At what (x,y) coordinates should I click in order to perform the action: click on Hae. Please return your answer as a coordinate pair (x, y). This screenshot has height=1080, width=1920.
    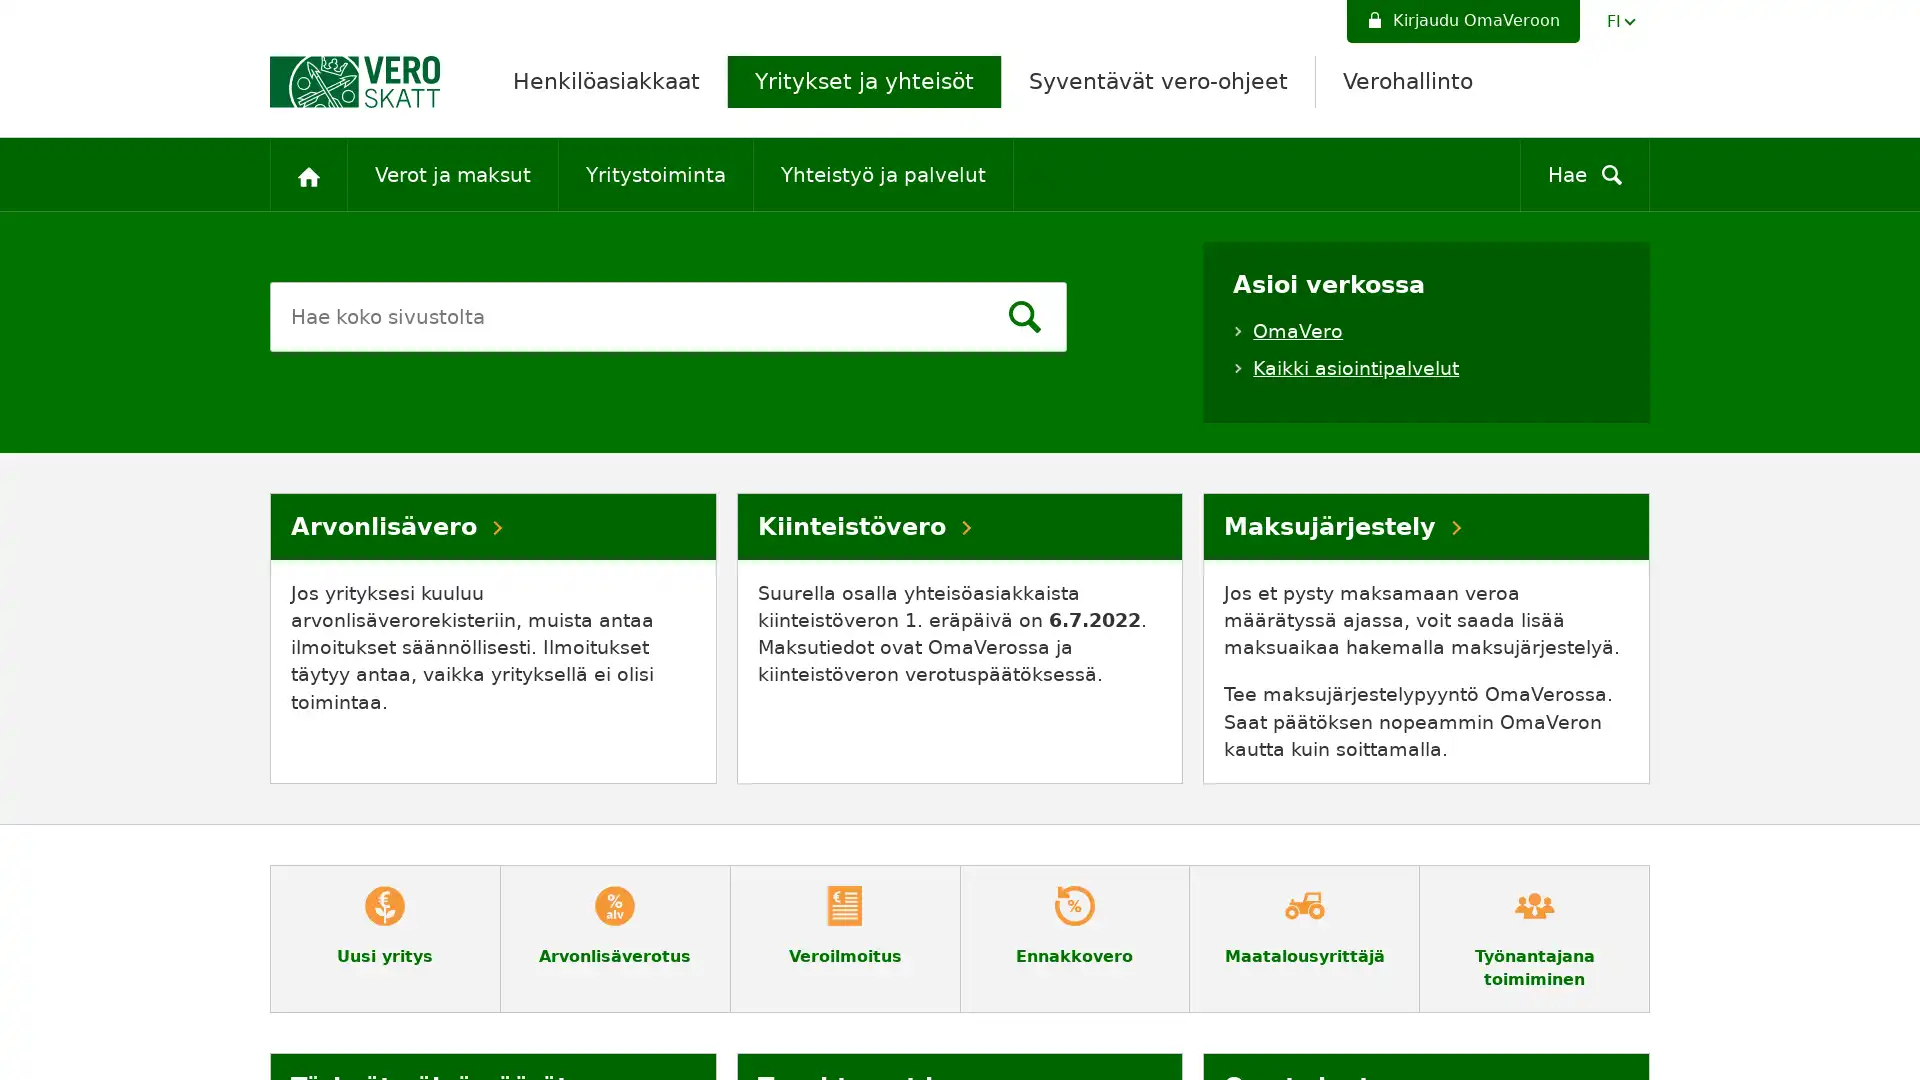
    Looking at the image, I should click on (1023, 319).